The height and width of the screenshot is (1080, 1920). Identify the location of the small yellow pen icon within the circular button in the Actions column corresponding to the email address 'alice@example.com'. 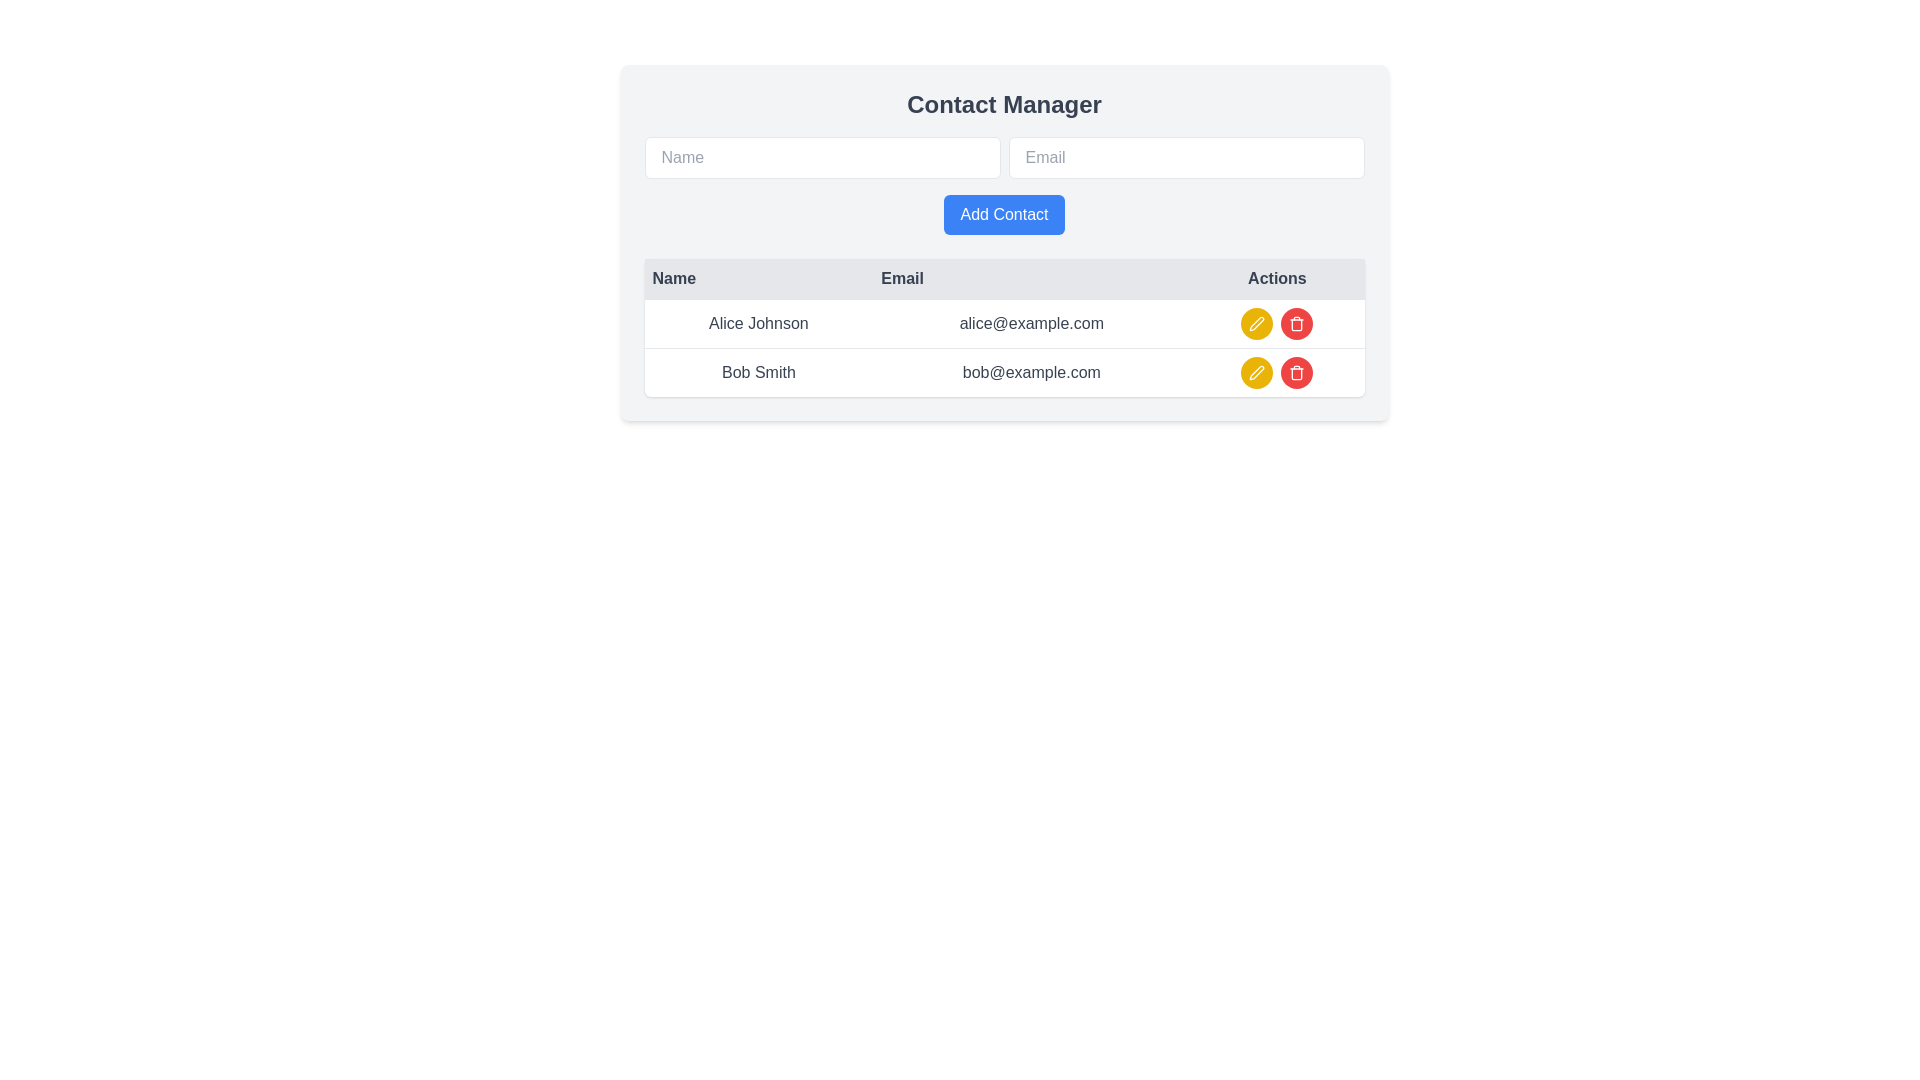
(1256, 323).